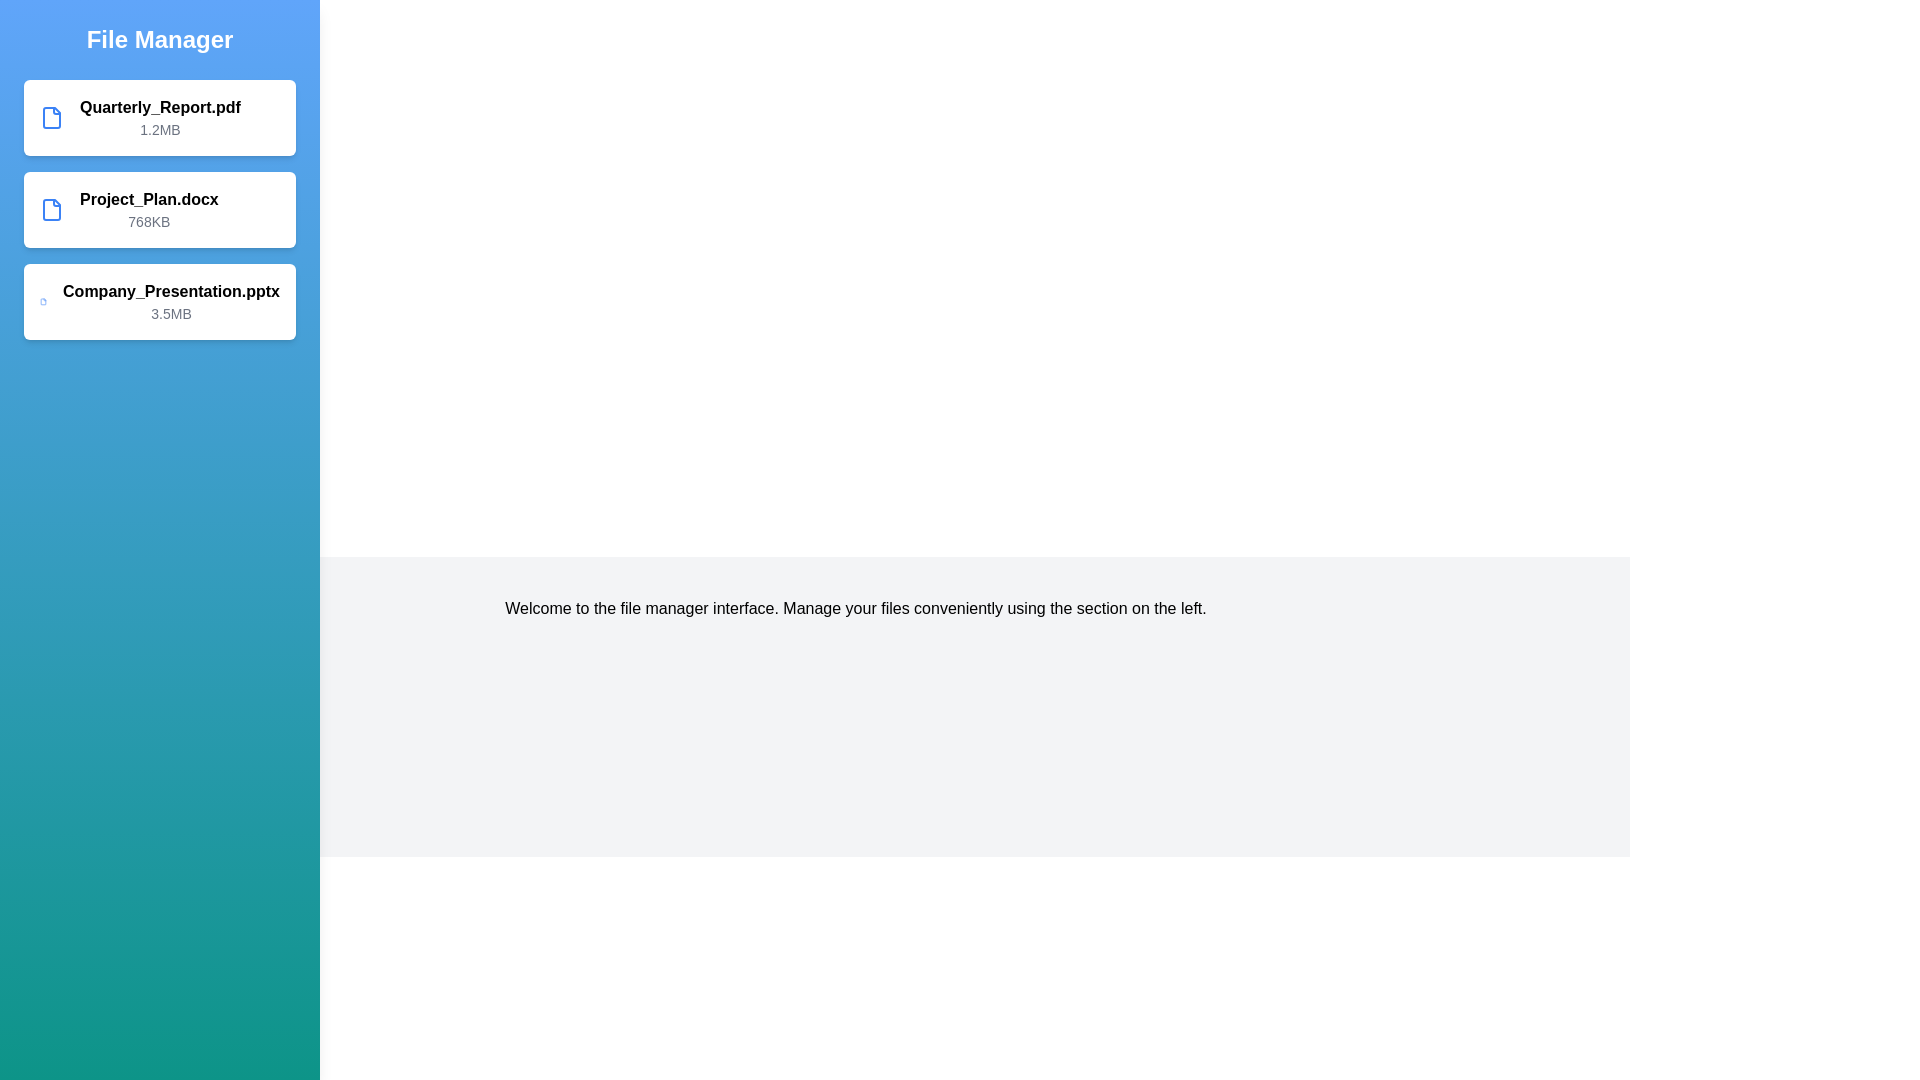 The width and height of the screenshot is (1920, 1080). What do you see at coordinates (158, 209) in the screenshot?
I see `the file item Project_Plan.docx to view its details` at bounding box center [158, 209].